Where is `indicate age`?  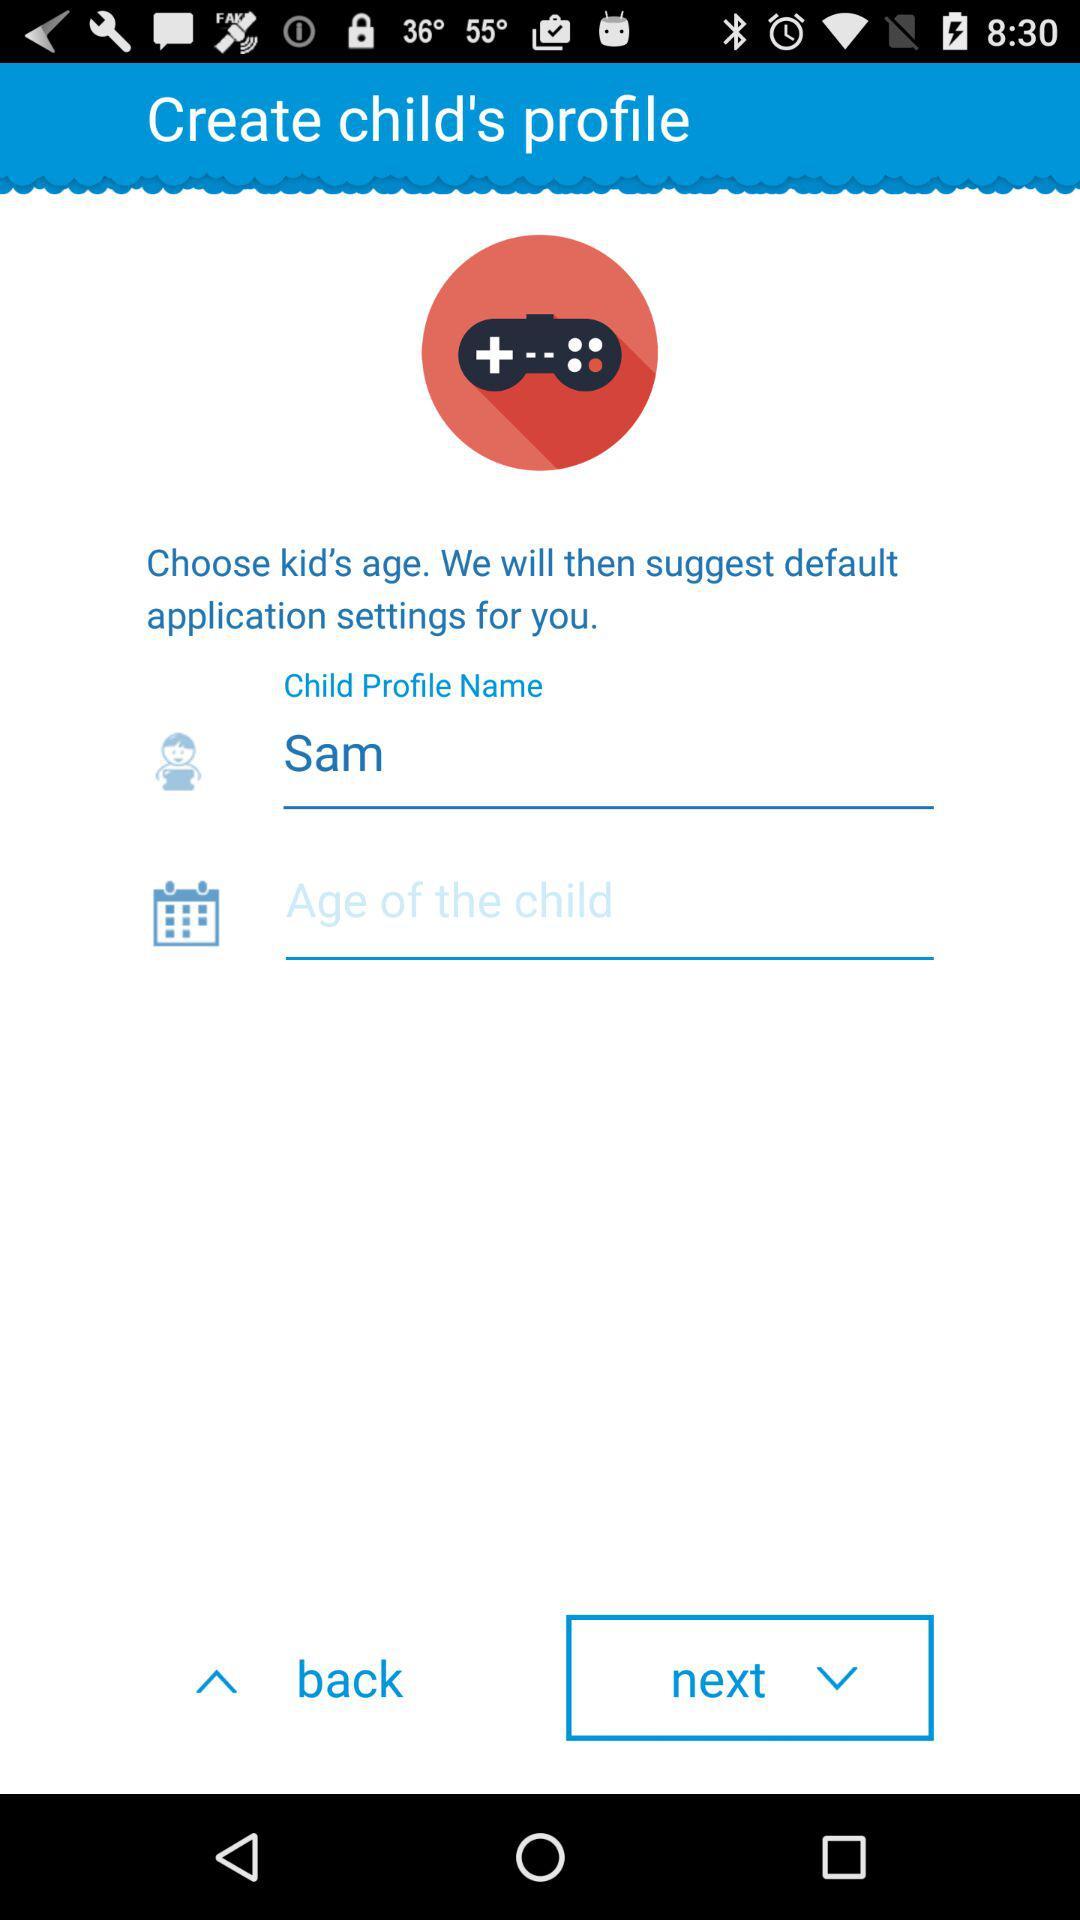
indicate age is located at coordinates (608, 911).